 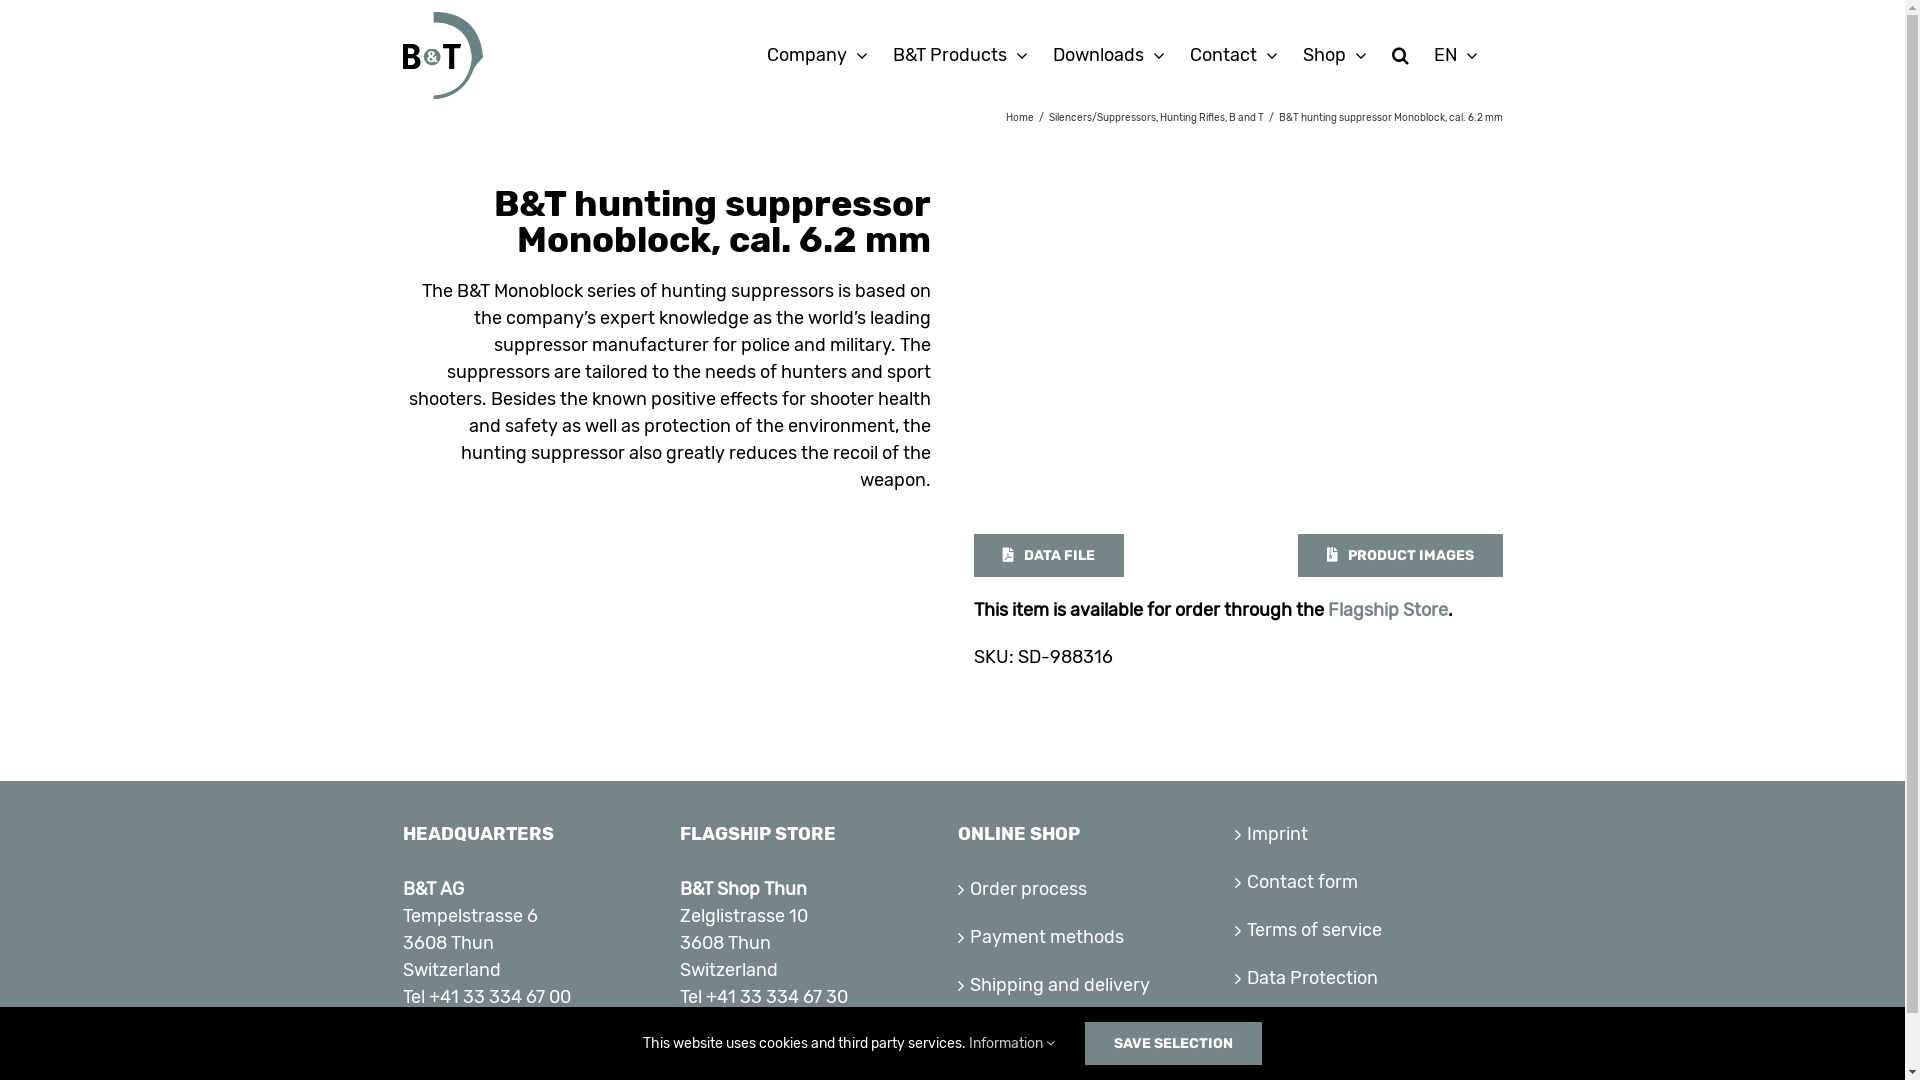 What do you see at coordinates (1399, 53) in the screenshot?
I see `'Search'` at bounding box center [1399, 53].